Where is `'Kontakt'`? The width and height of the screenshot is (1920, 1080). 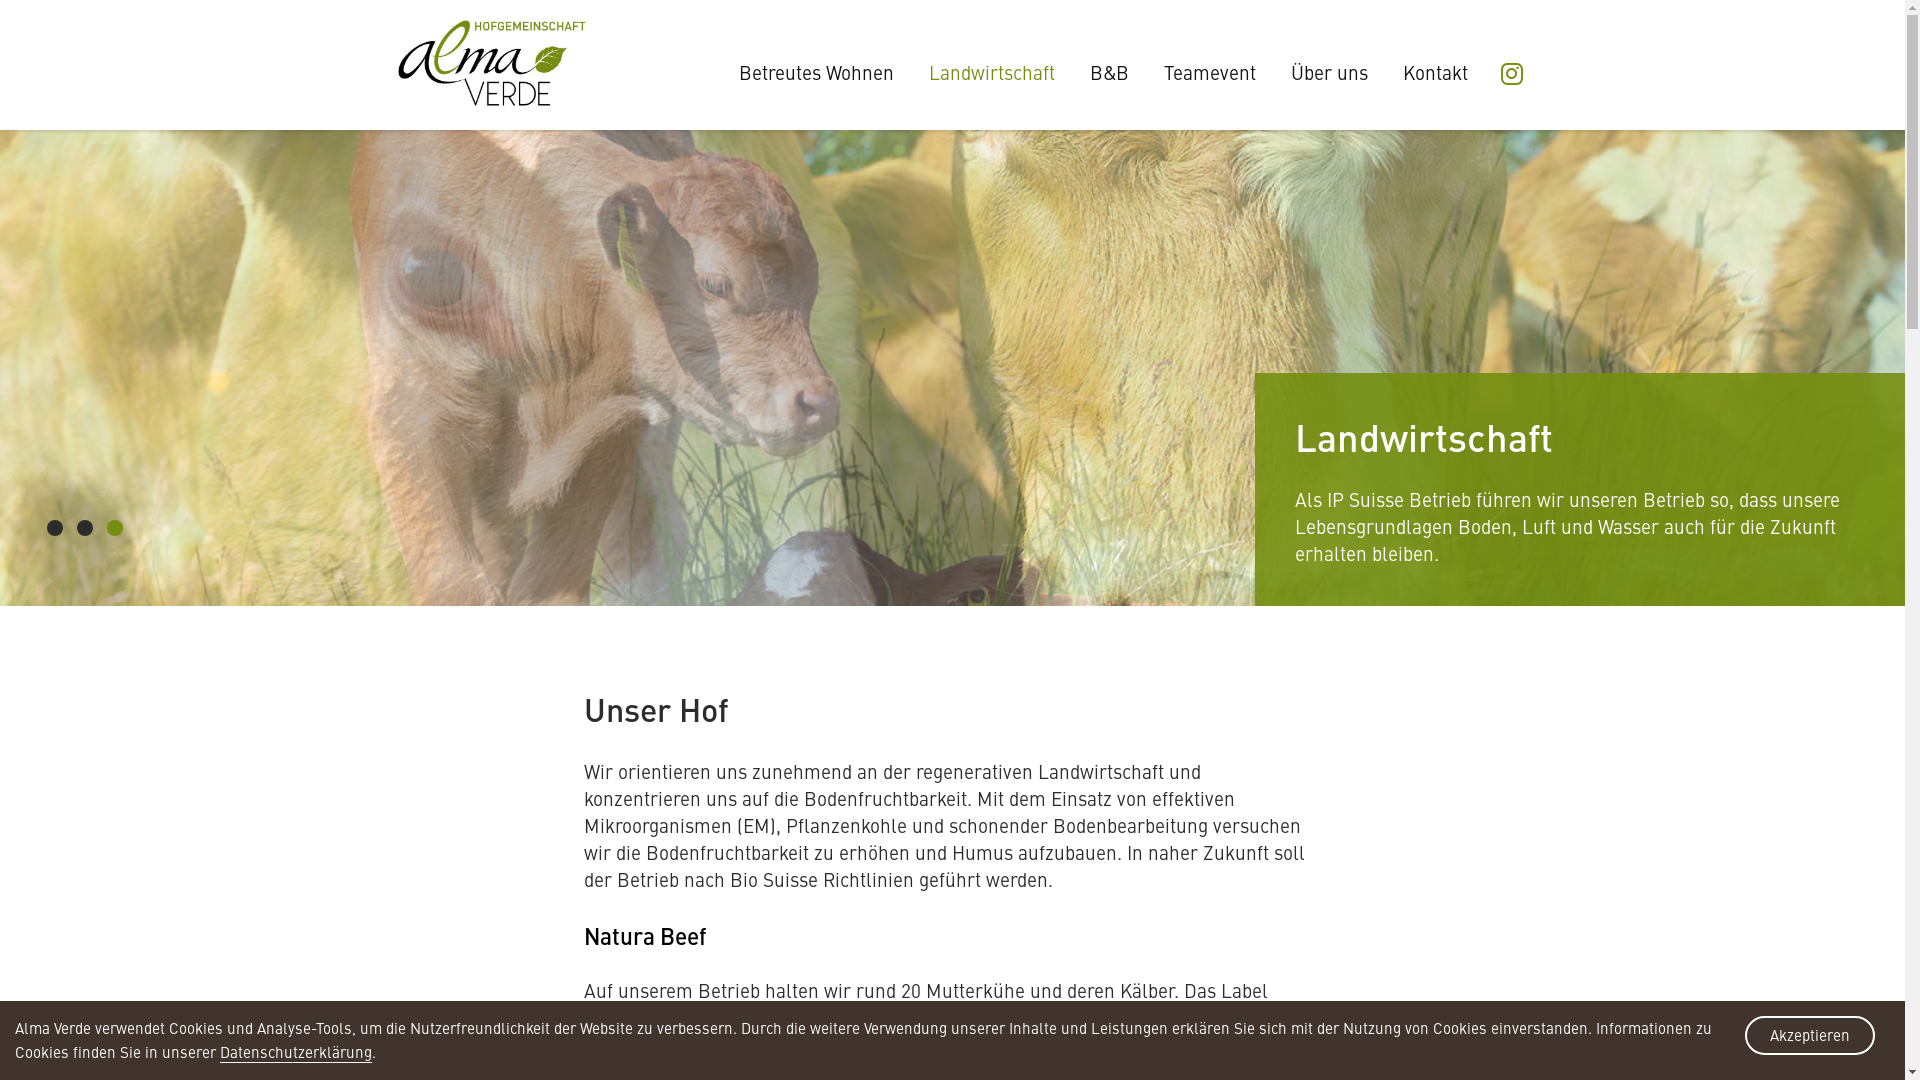
'Kontakt' is located at coordinates (1433, 71).